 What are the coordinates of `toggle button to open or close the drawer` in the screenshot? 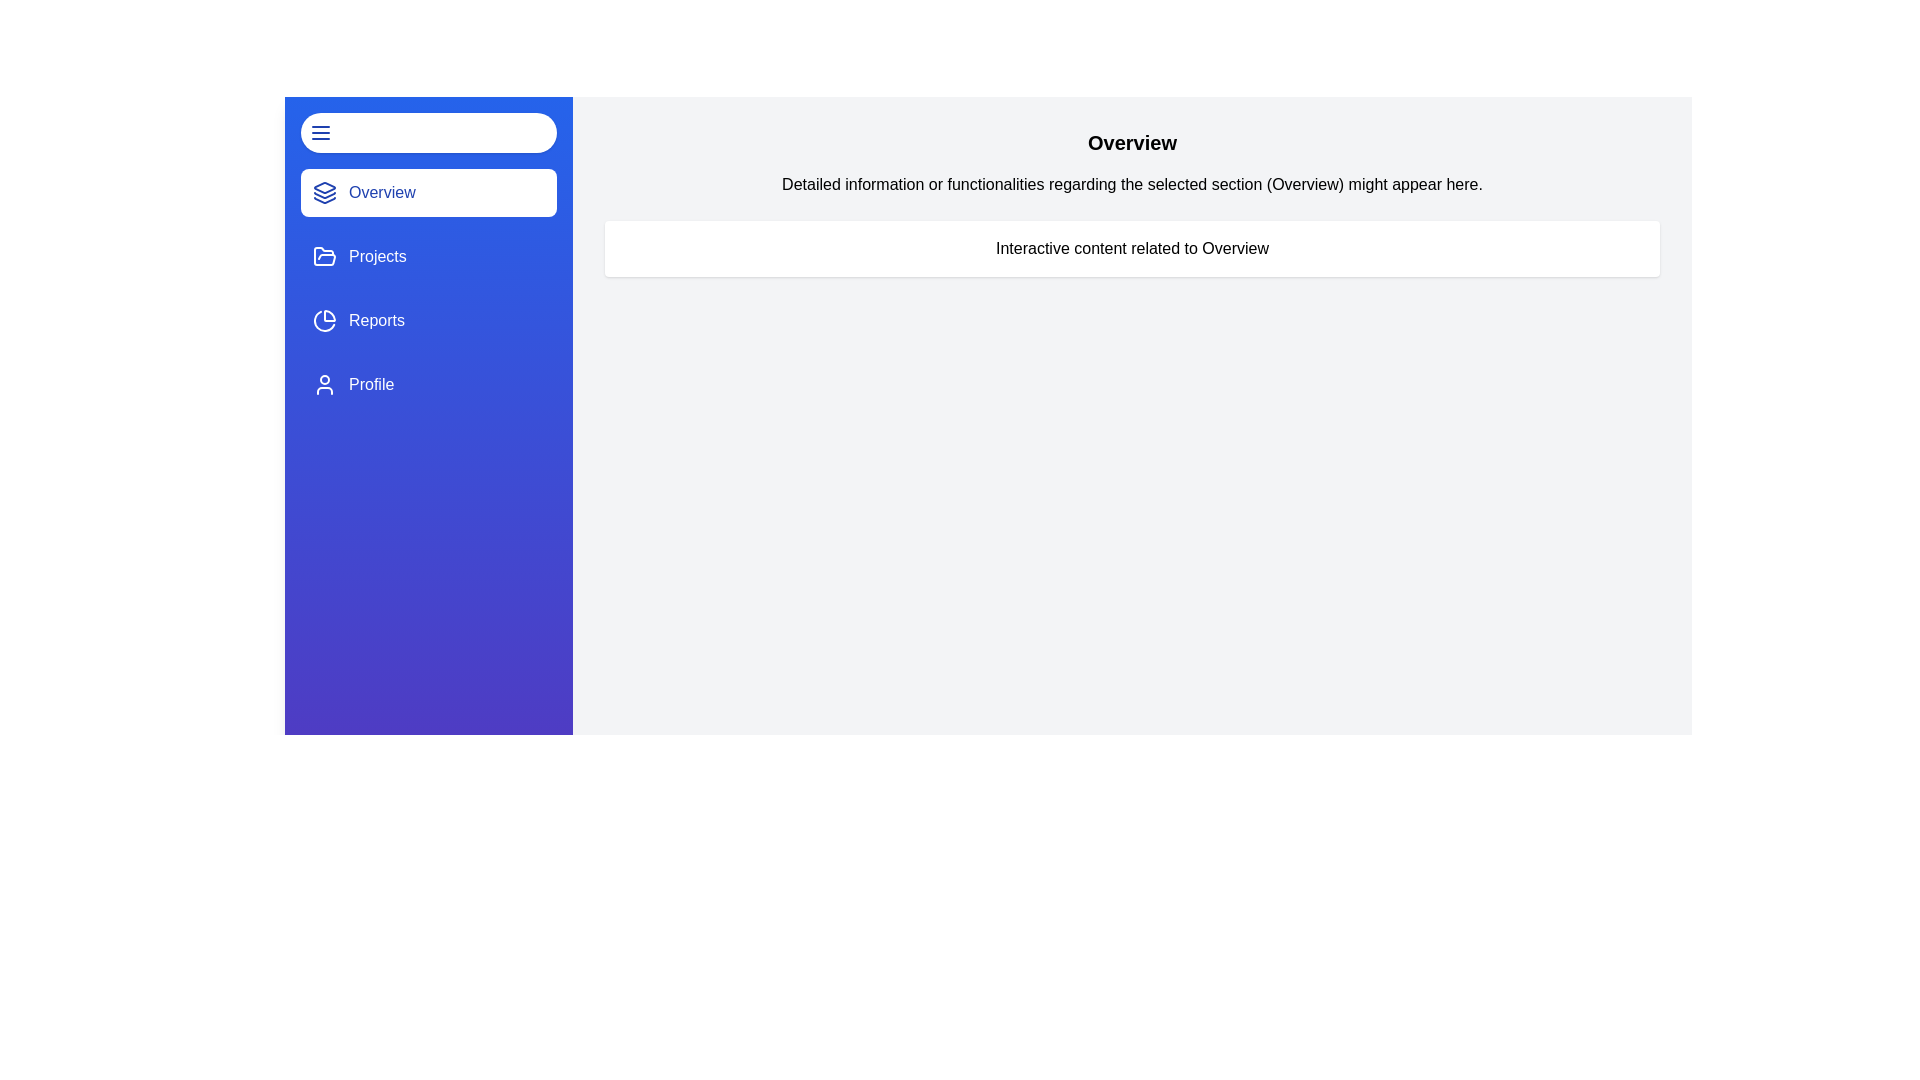 It's located at (427, 132).